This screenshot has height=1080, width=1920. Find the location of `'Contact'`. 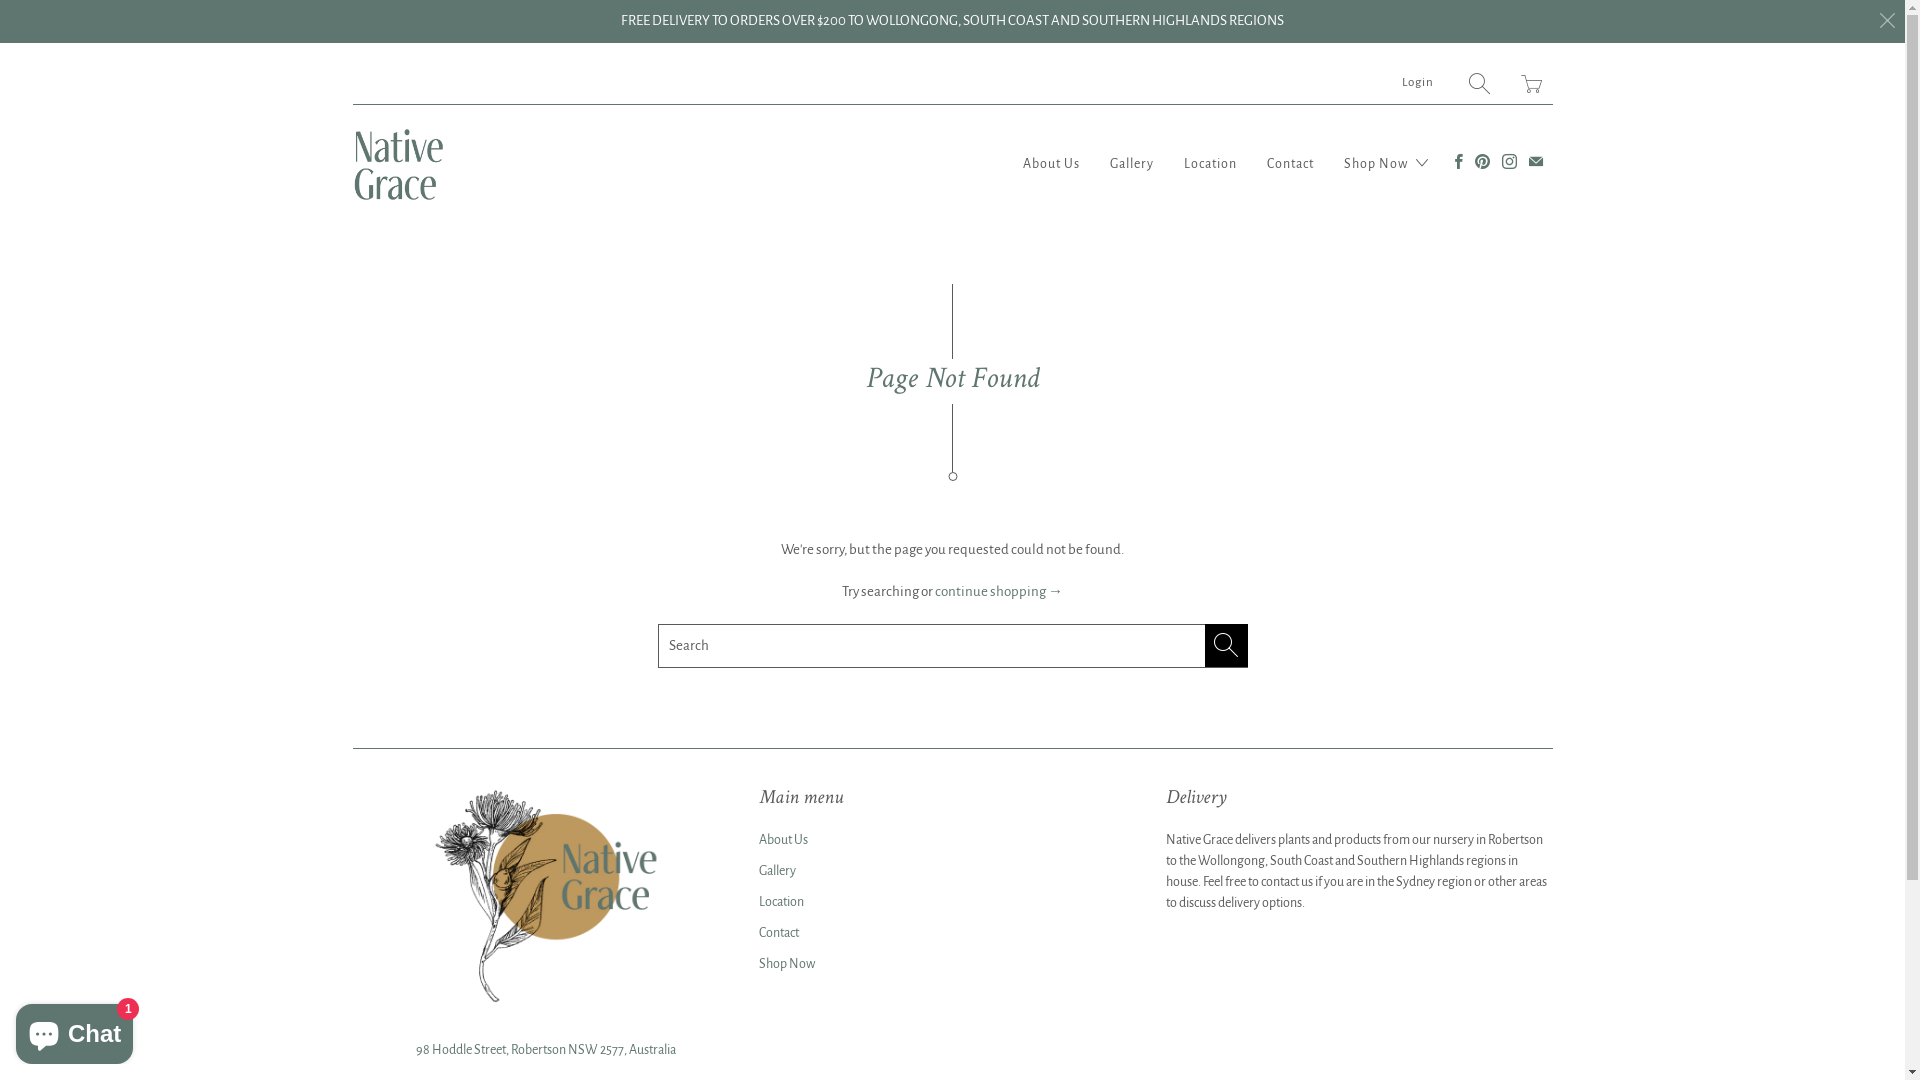

'Contact' is located at coordinates (777, 933).